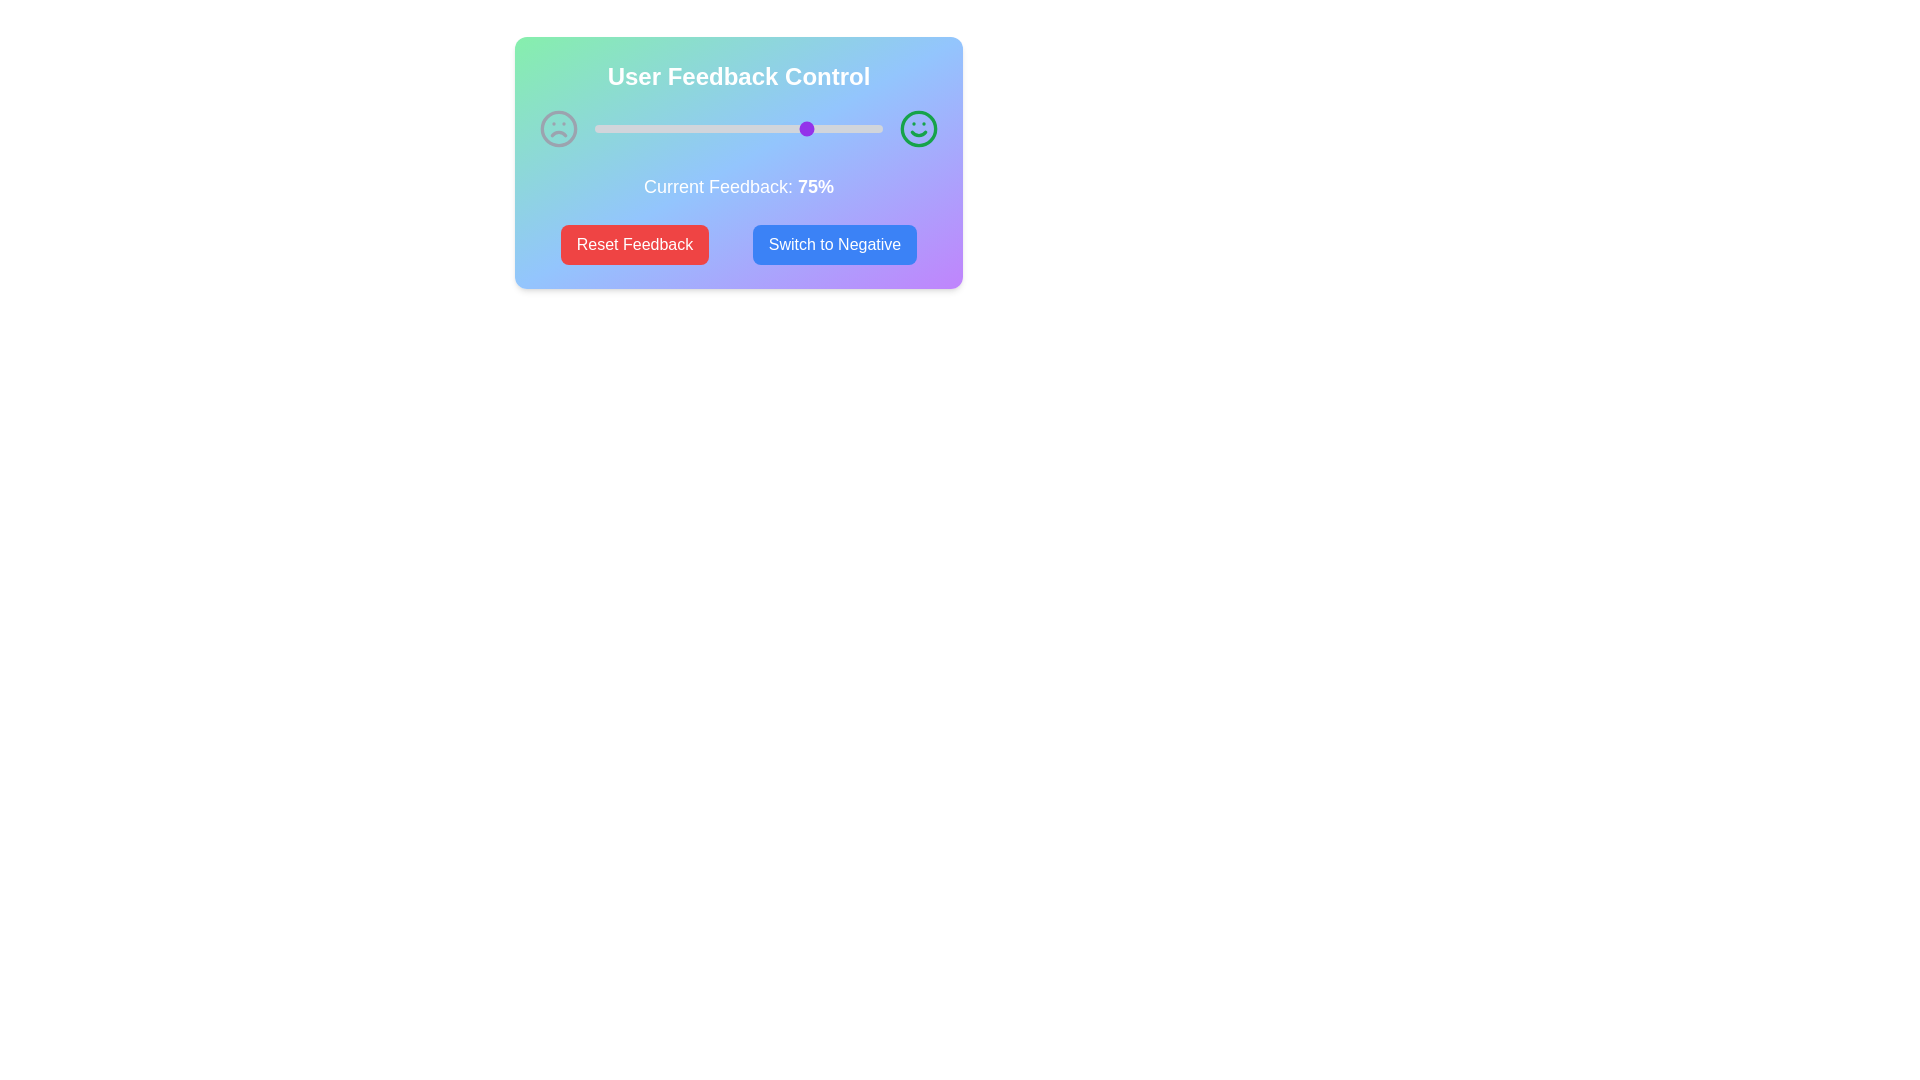 The height and width of the screenshot is (1080, 1920). Describe the element at coordinates (622, 128) in the screenshot. I see `the feedback slider to set the feedback percentage to 10` at that location.